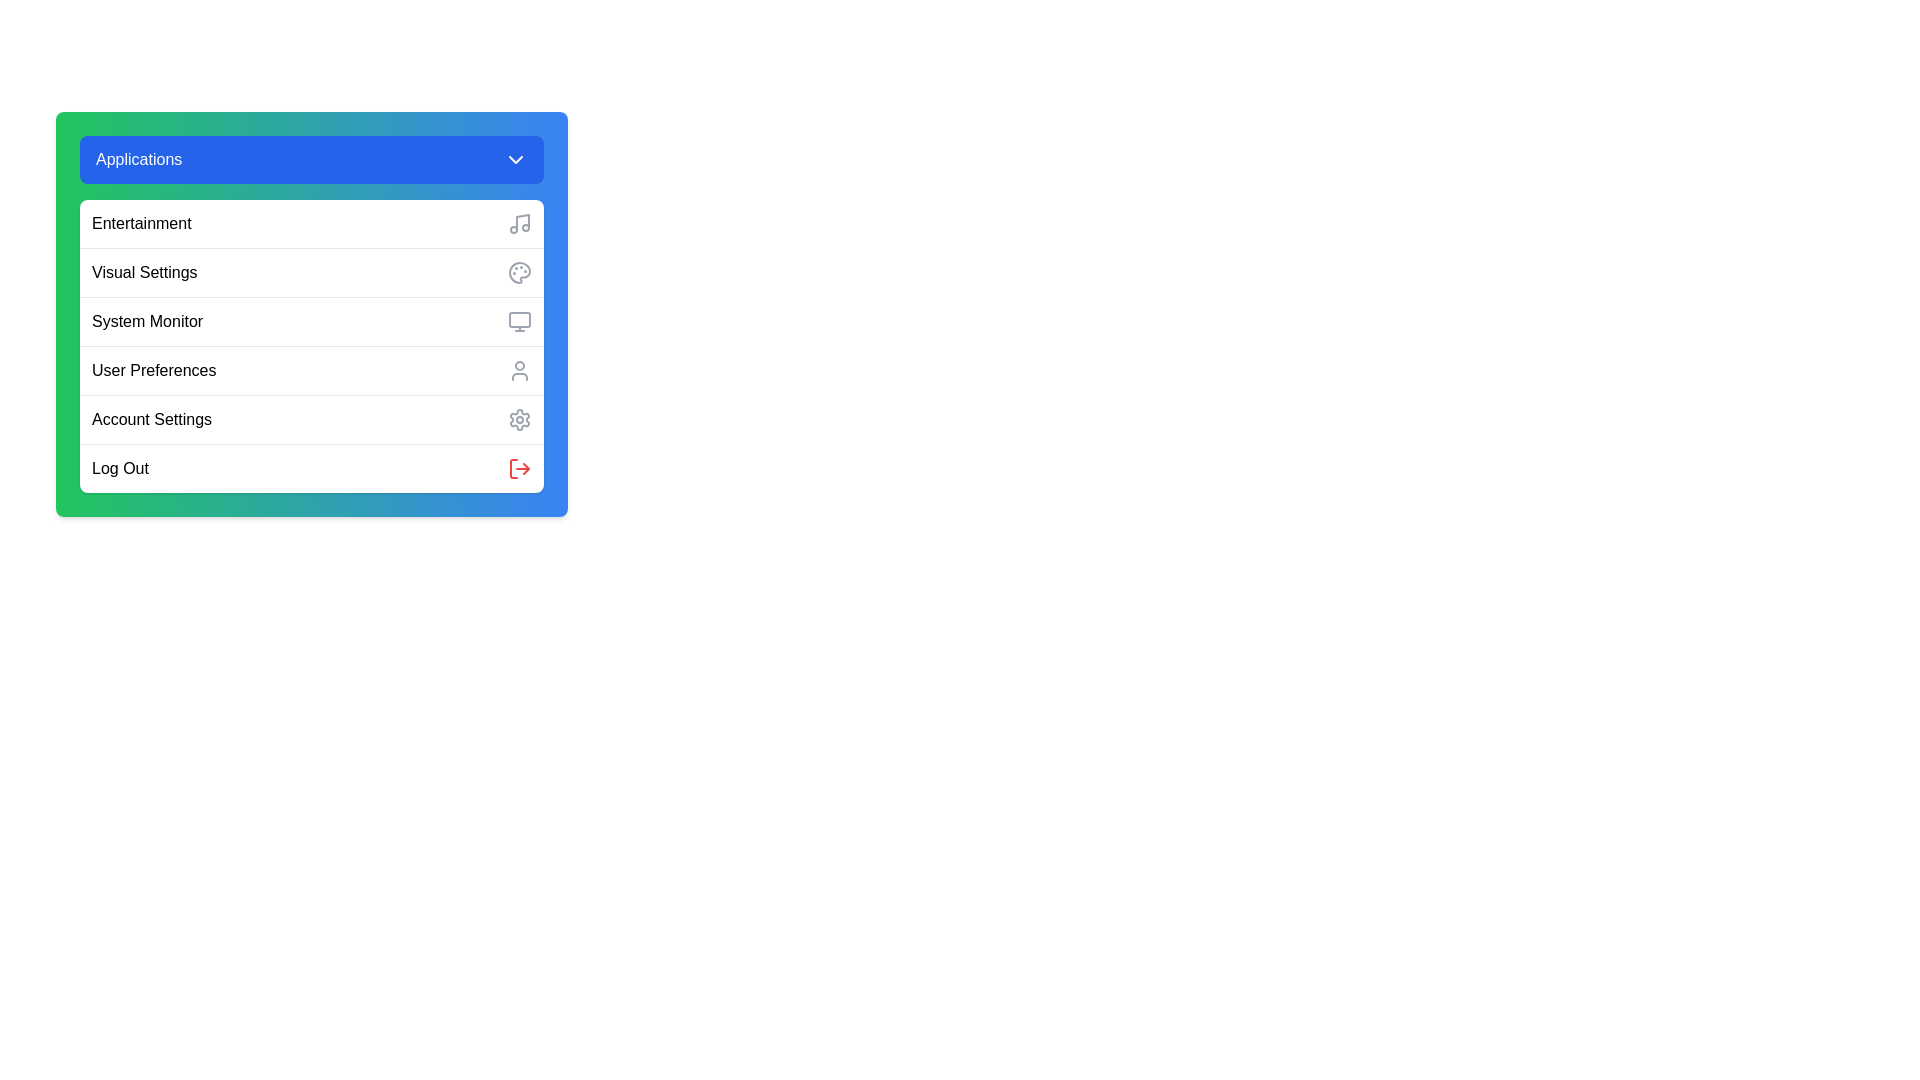  Describe the element at coordinates (311, 223) in the screenshot. I see `the menu item Entertainment to observe the interaction effect` at that location.